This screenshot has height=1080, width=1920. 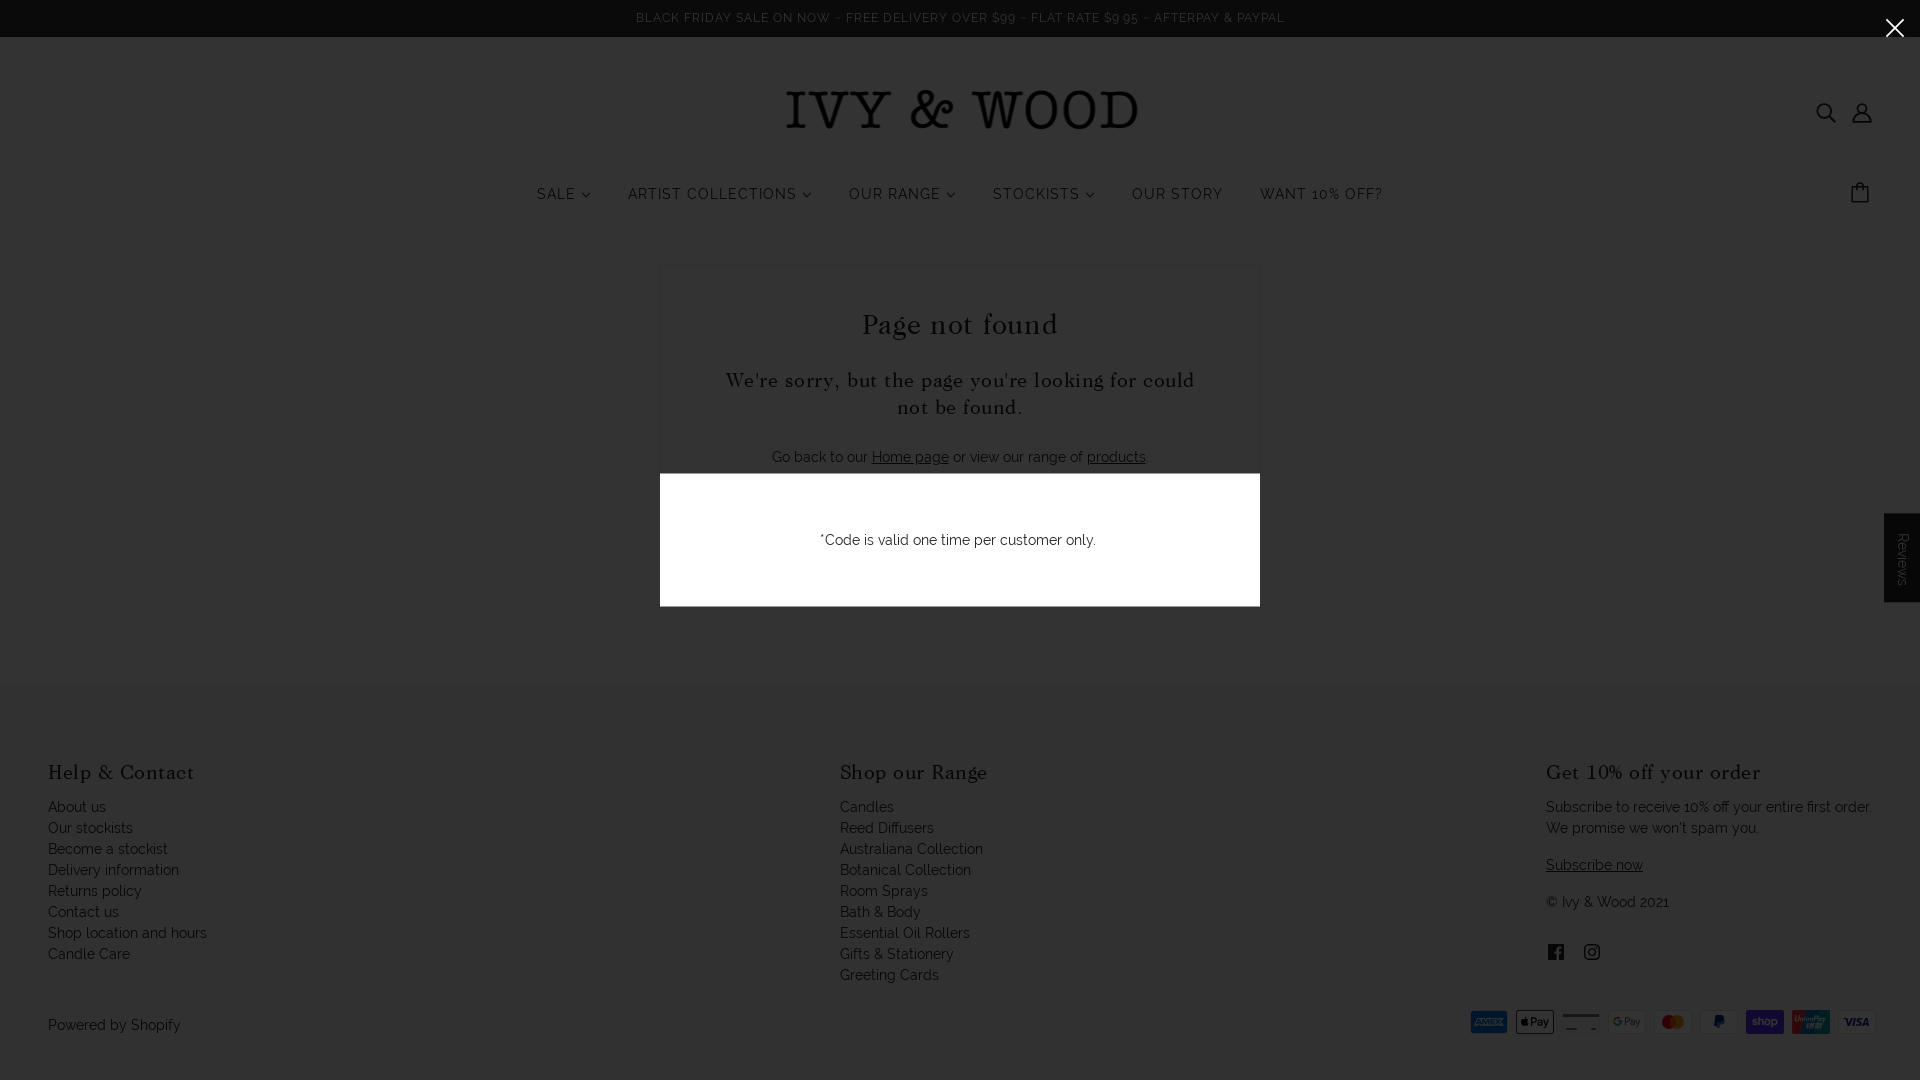 I want to click on 'products', so click(x=1114, y=456).